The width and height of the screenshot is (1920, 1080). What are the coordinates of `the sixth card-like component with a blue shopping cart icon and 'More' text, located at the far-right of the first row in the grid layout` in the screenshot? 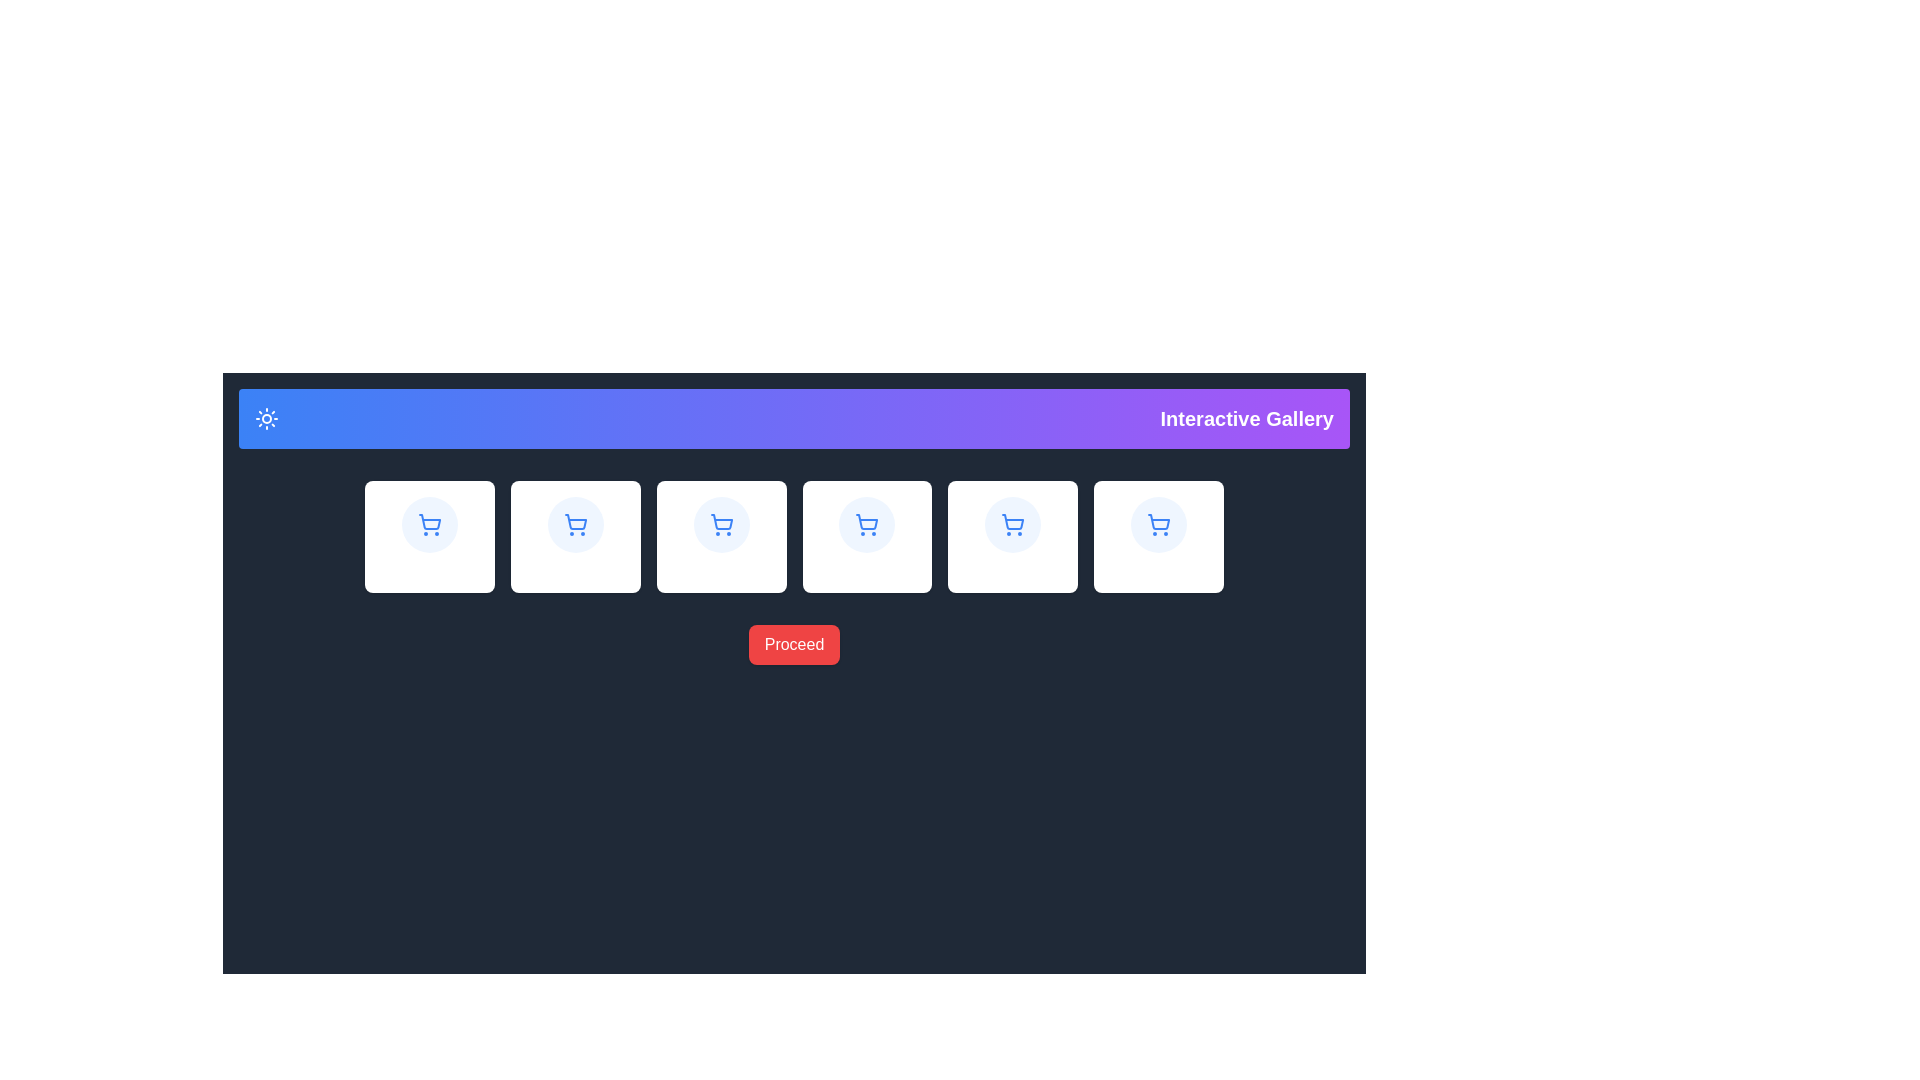 It's located at (1159, 535).